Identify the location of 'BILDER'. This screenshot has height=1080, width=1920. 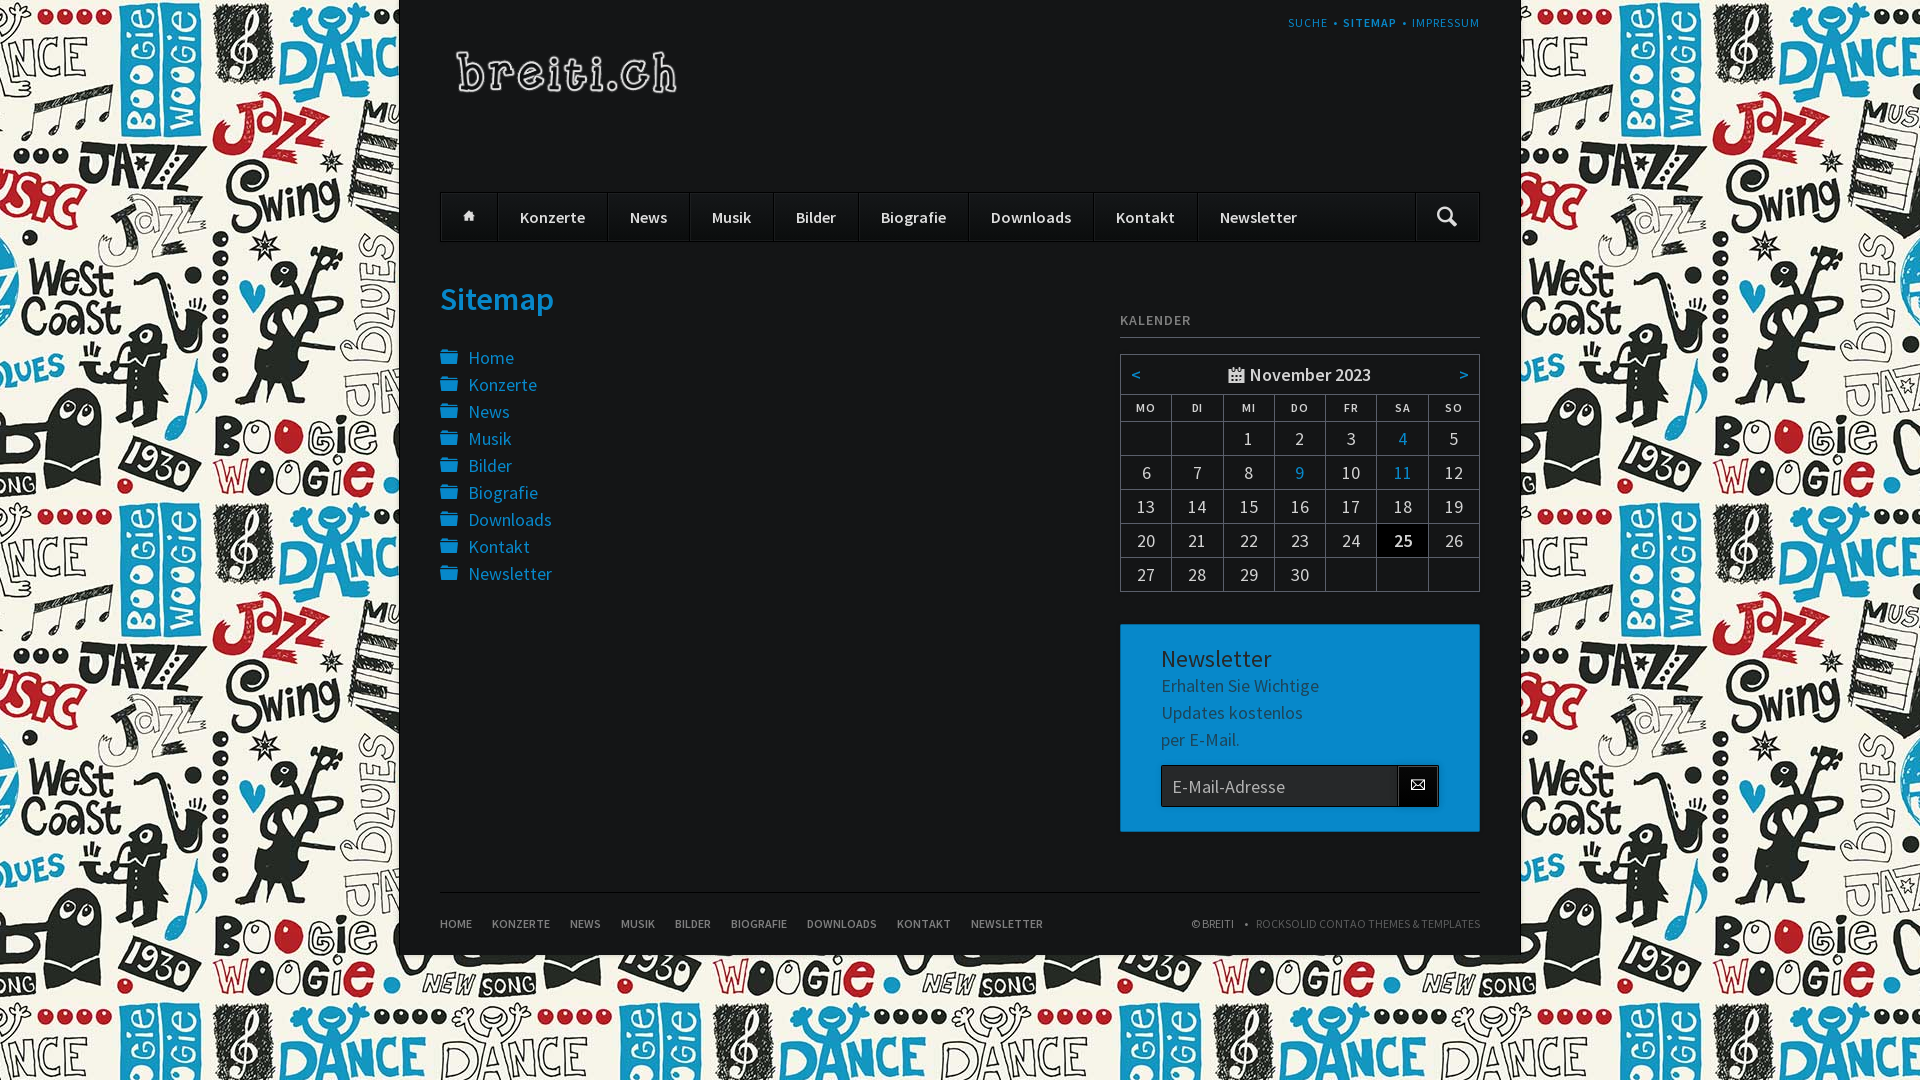
(692, 923).